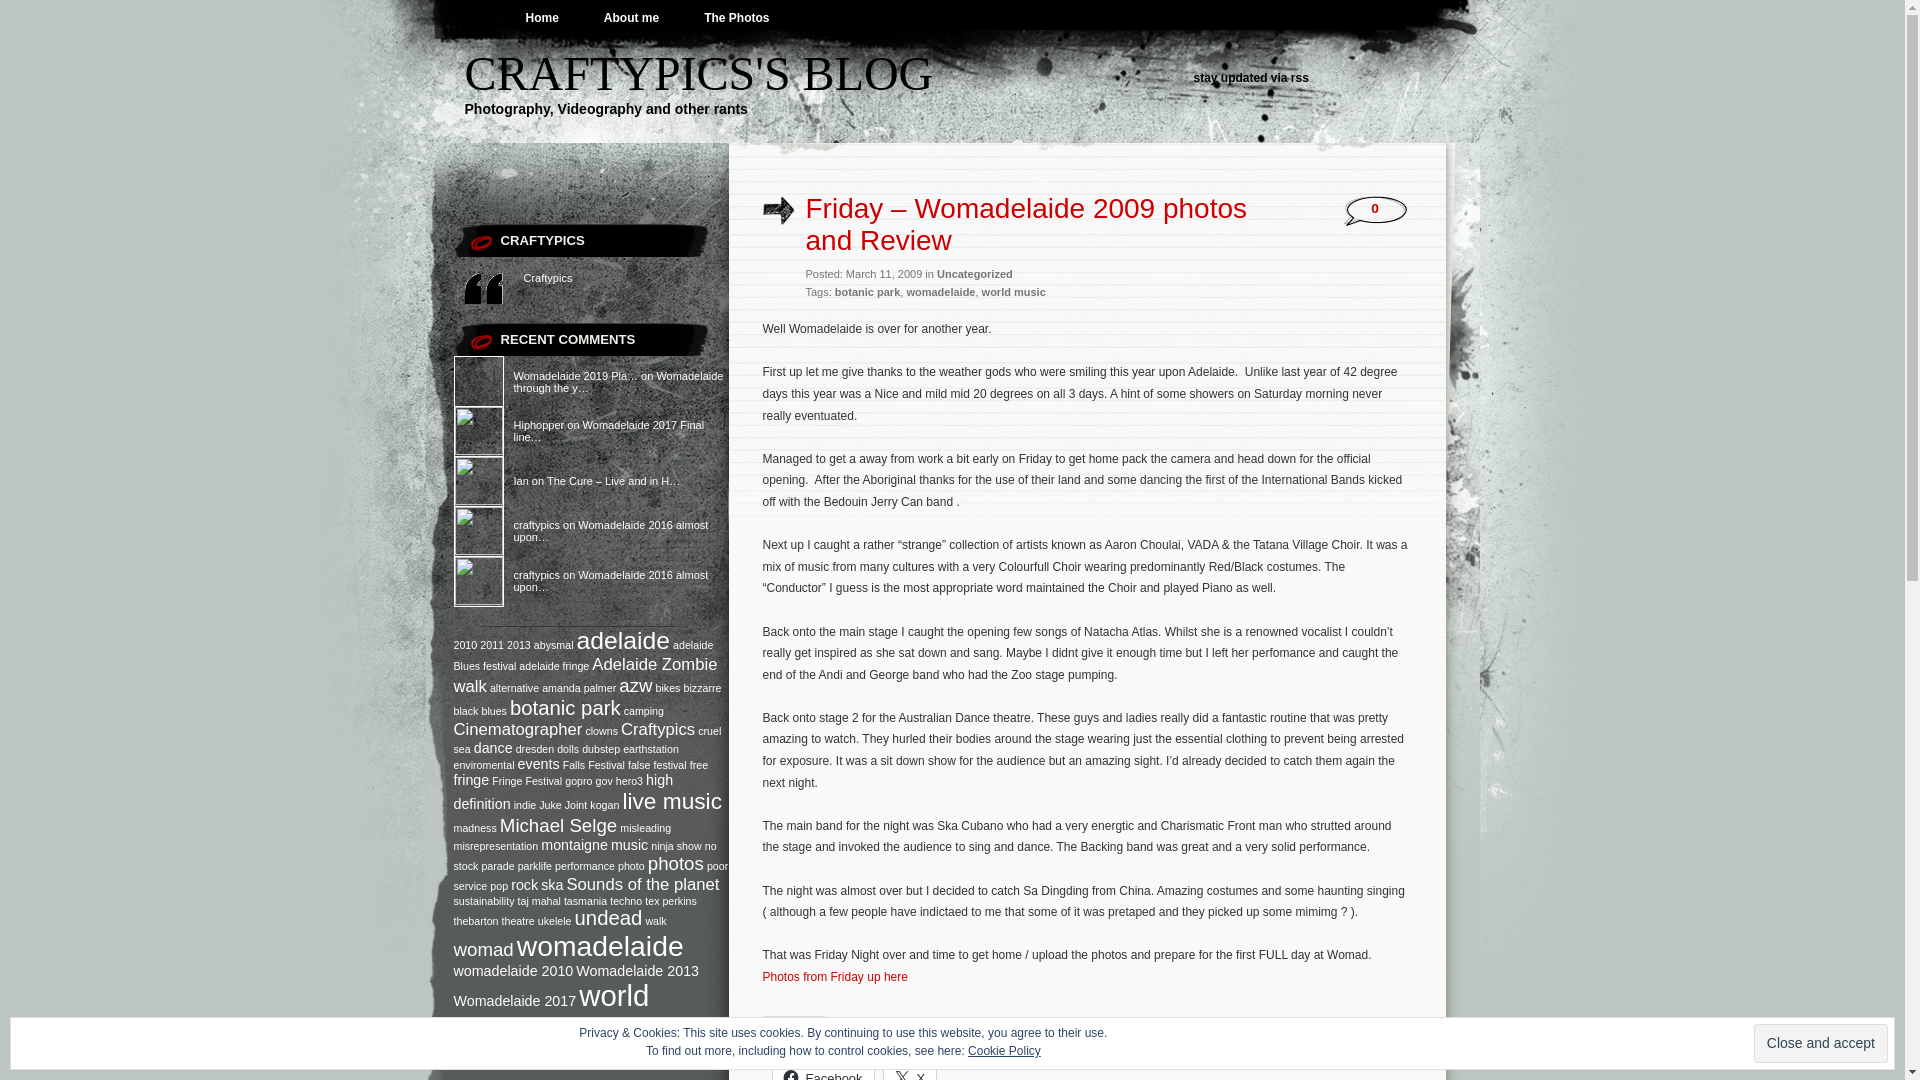 Image resolution: width=1920 pixels, height=1080 pixels. Describe the element at coordinates (484, 948) in the screenshot. I see `'womad'` at that location.